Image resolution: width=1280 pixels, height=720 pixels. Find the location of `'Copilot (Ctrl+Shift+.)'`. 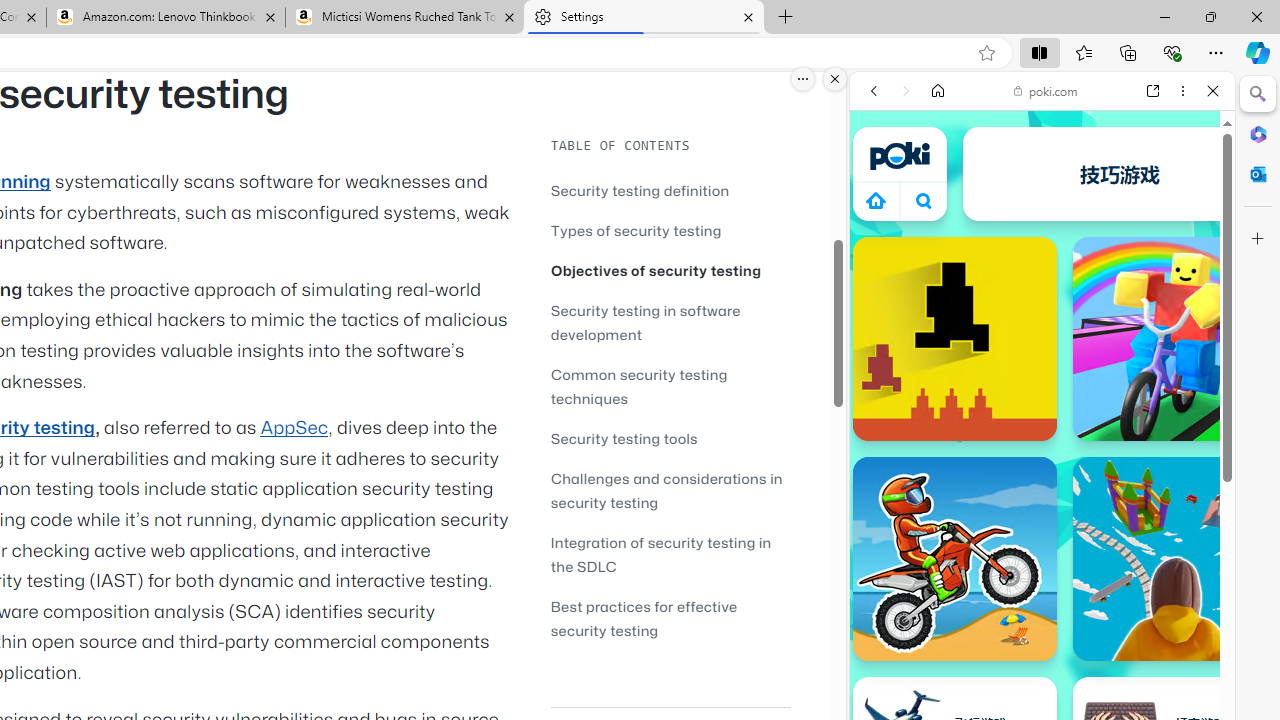

'Copilot (Ctrl+Shift+.)' is located at coordinates (1257, 51).